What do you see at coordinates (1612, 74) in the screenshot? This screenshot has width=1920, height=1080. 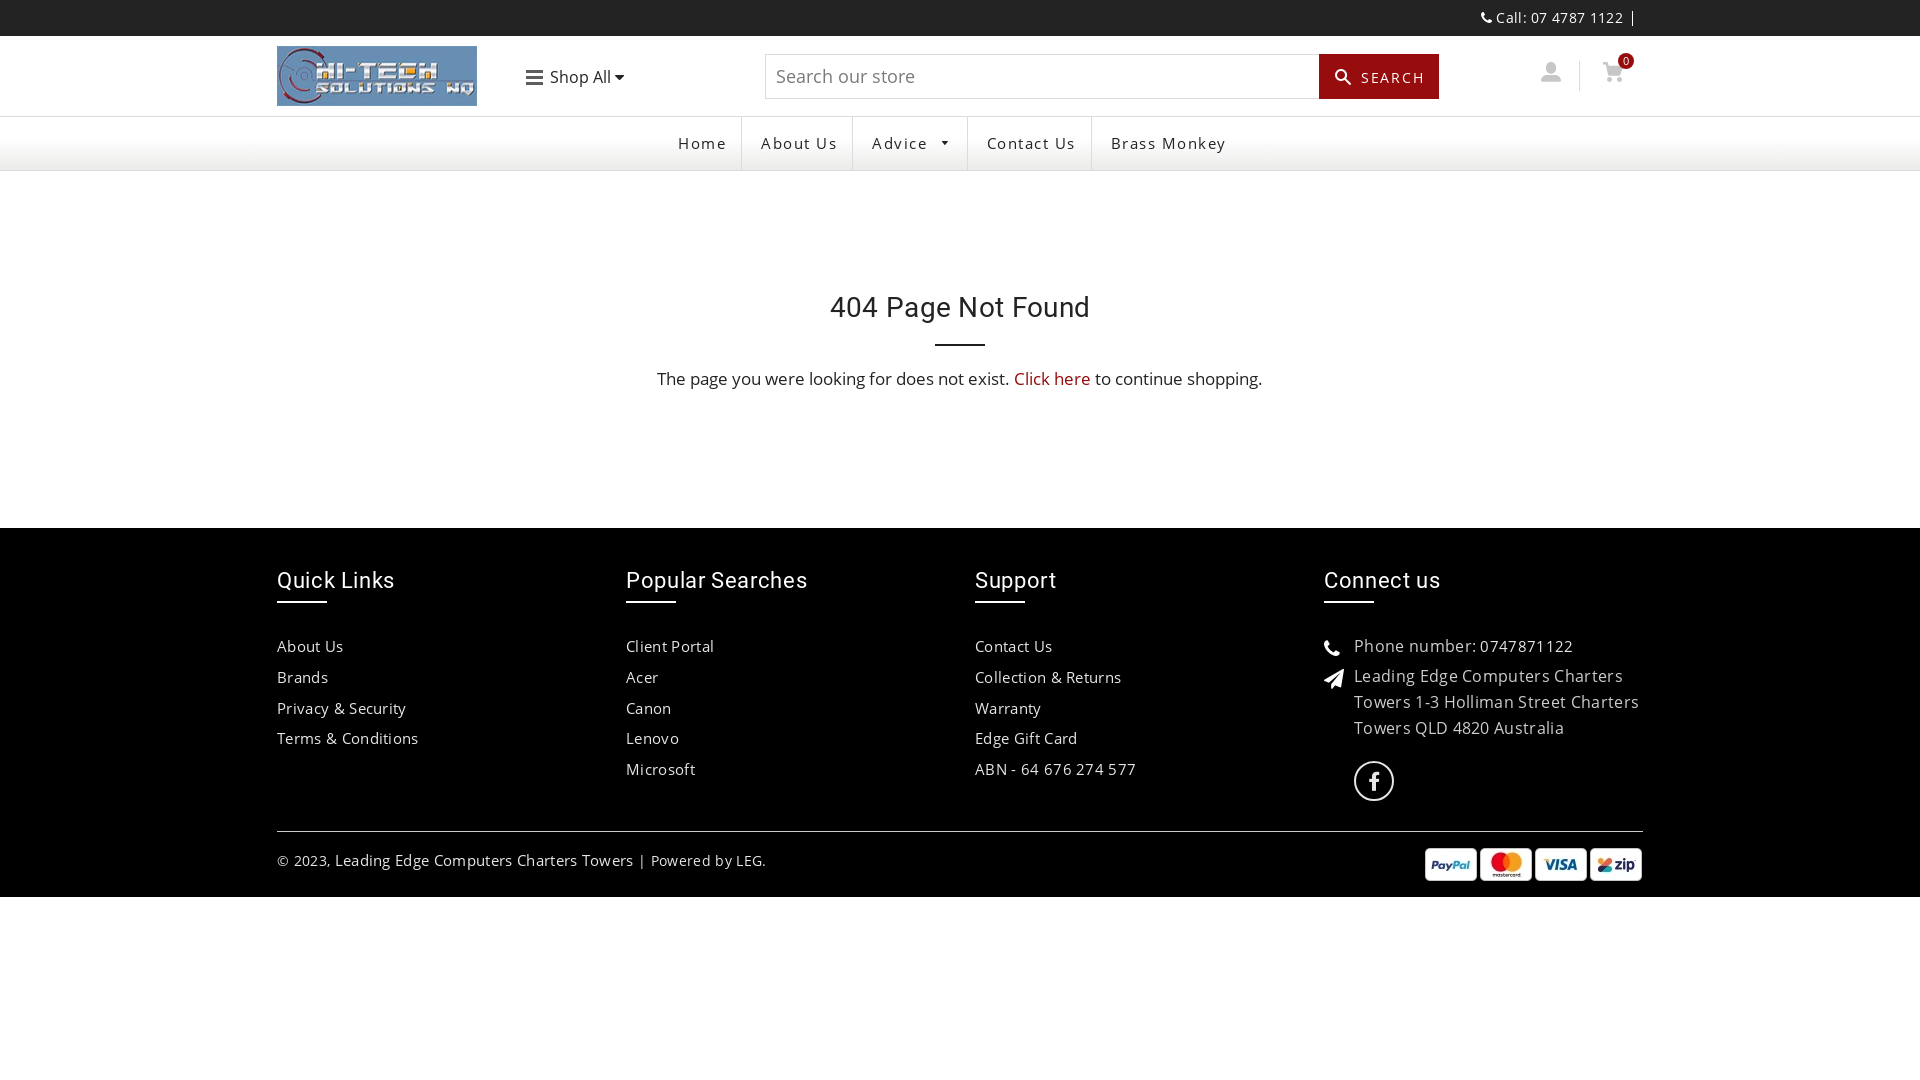 I see `'Cart` at bounding box center [1612, 74].